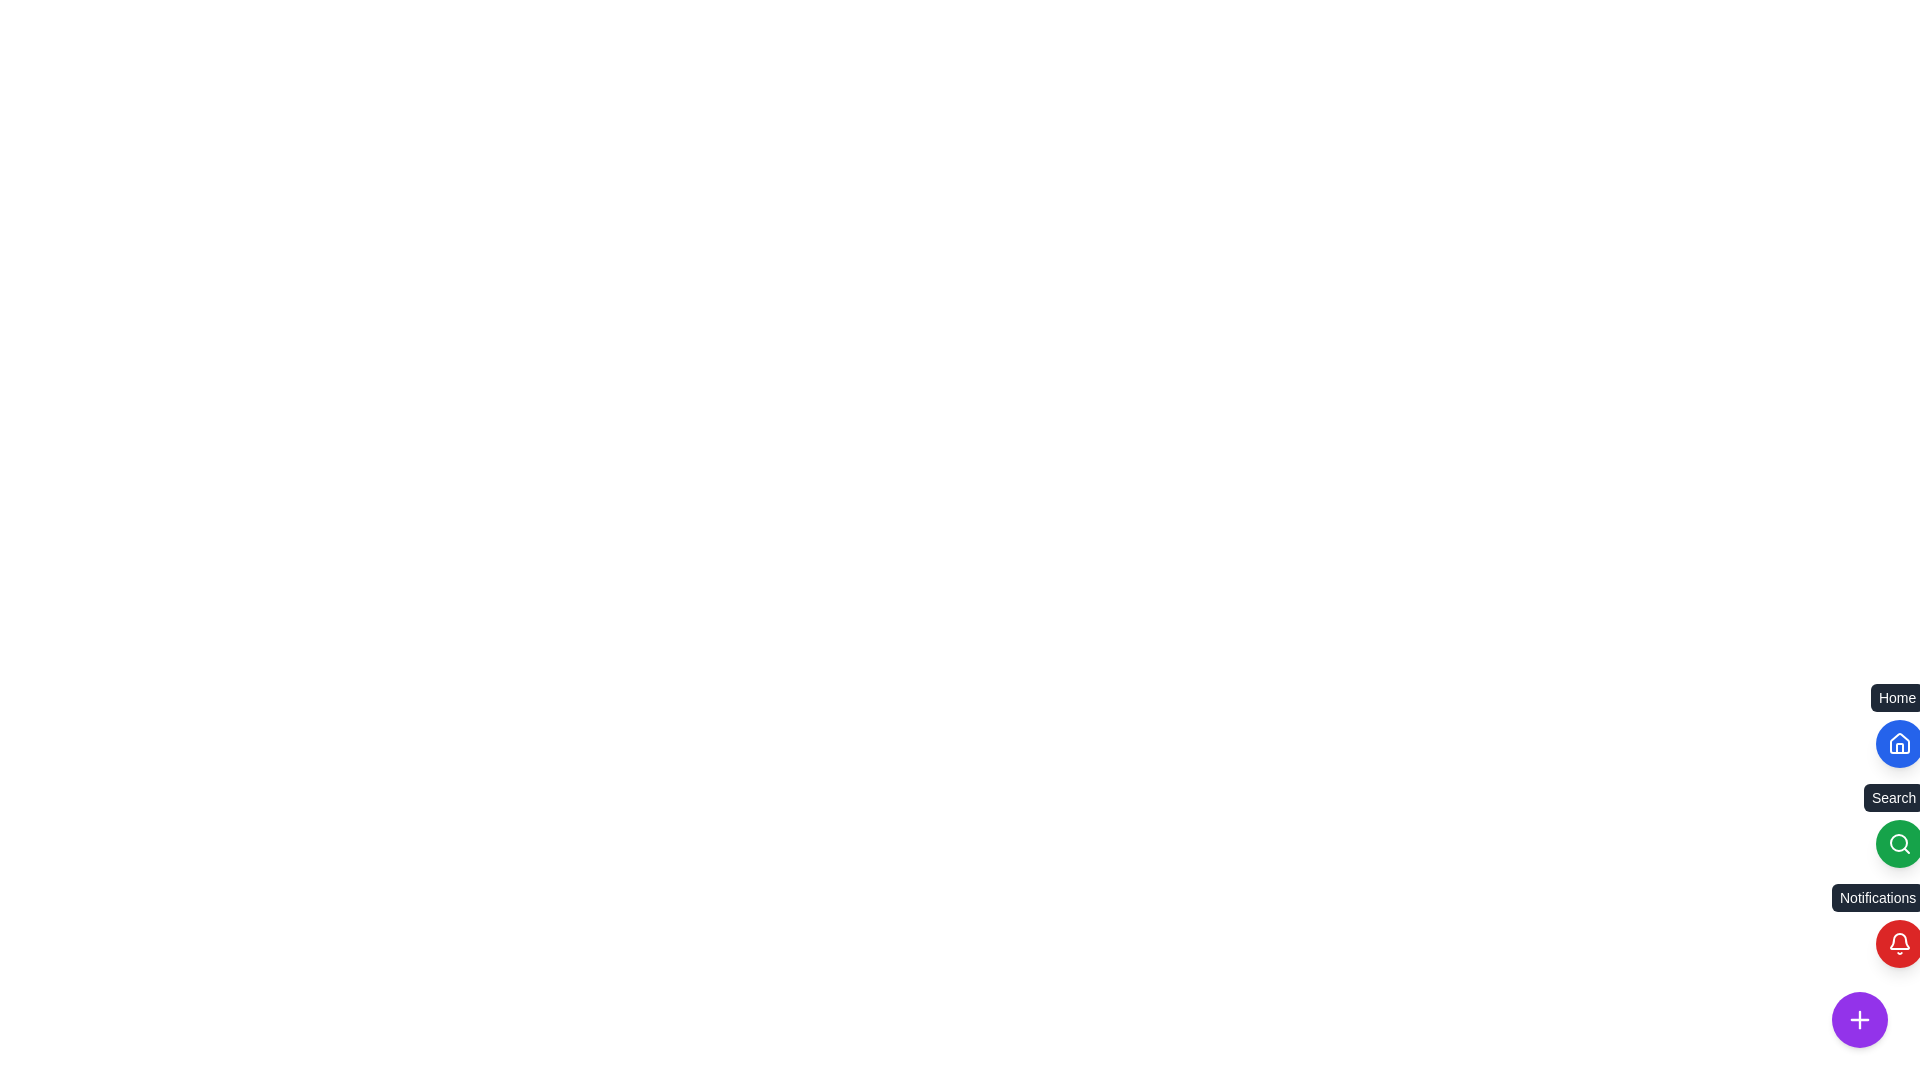 This screenshot has height=1080, width=1920. I want to click on the central 'Home' icon within the circular blue button located at the top of the vertical navigation menu on the right side of the interface, so click(1899, 744).